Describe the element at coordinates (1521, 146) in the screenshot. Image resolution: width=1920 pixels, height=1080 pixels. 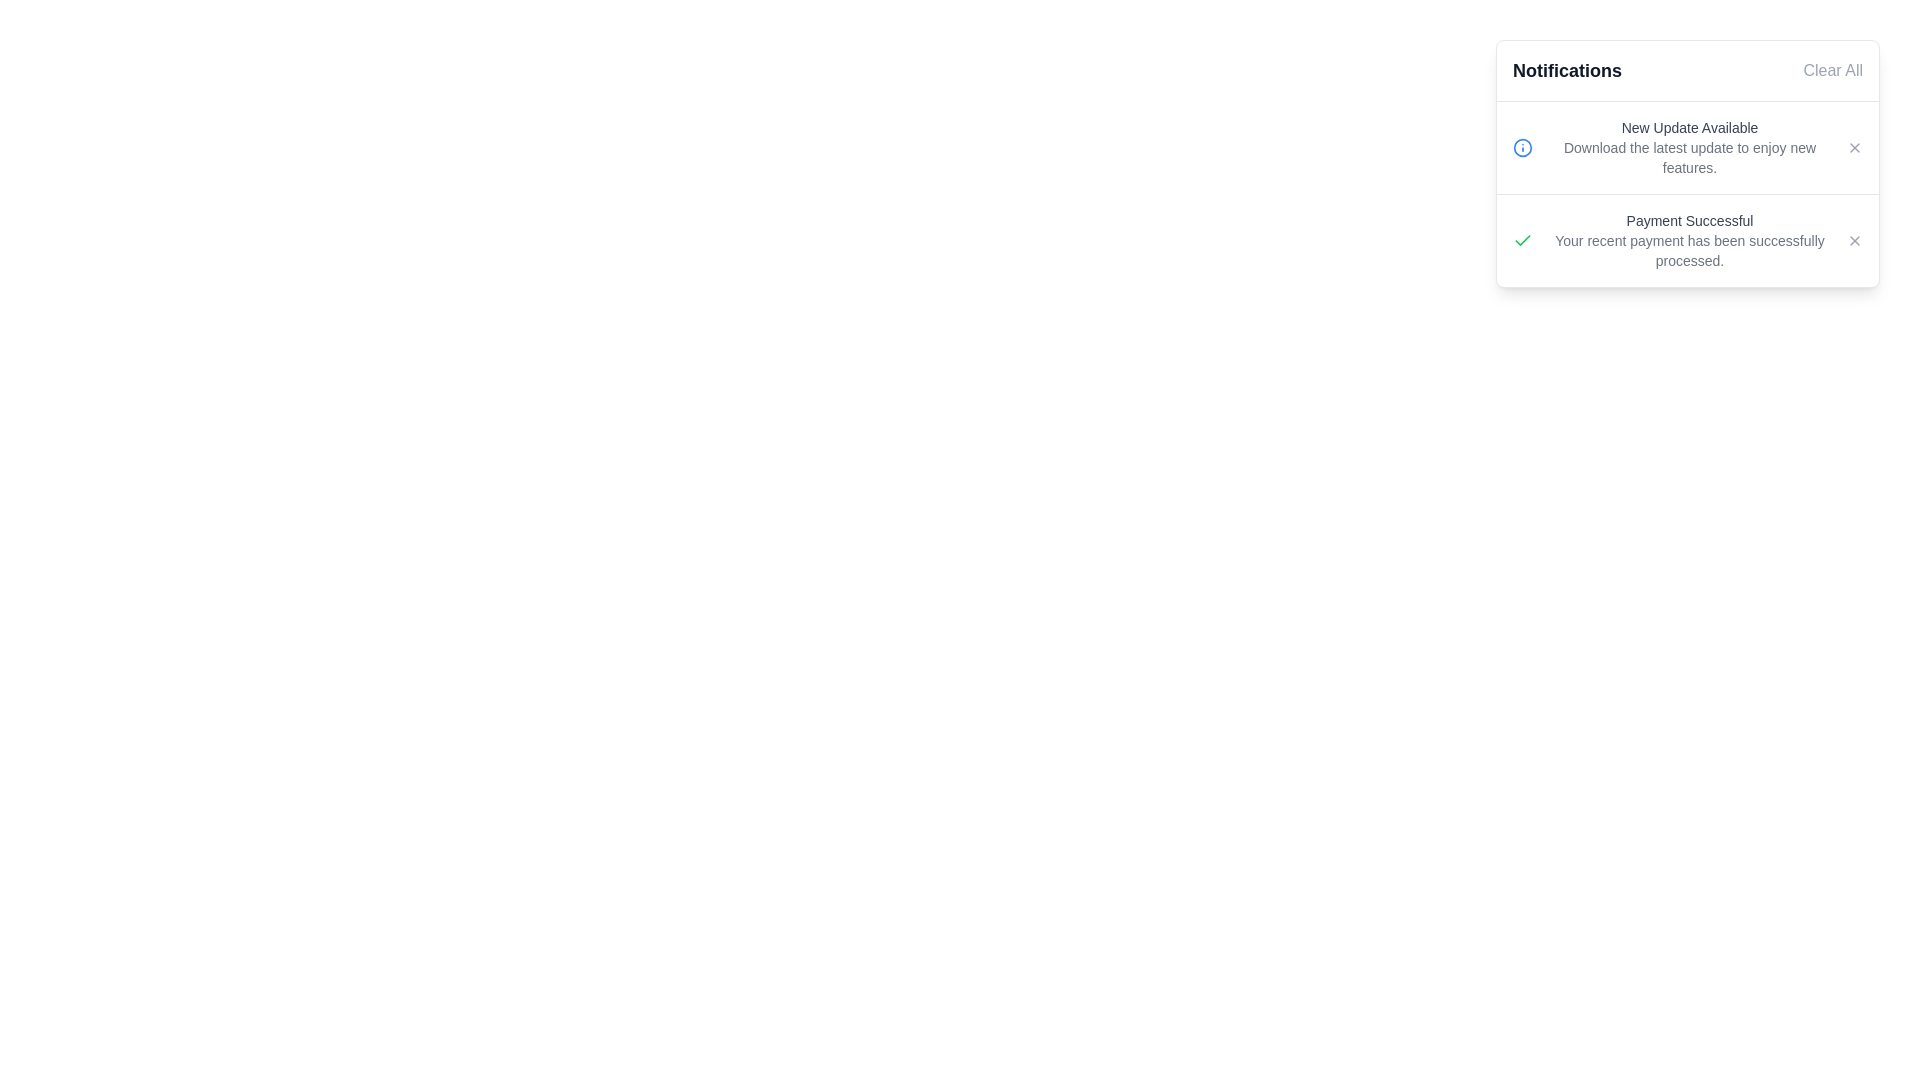
I see `the blue circular Informational Icon with an information symbol located next to the title text 'New Update Available'` at that location.